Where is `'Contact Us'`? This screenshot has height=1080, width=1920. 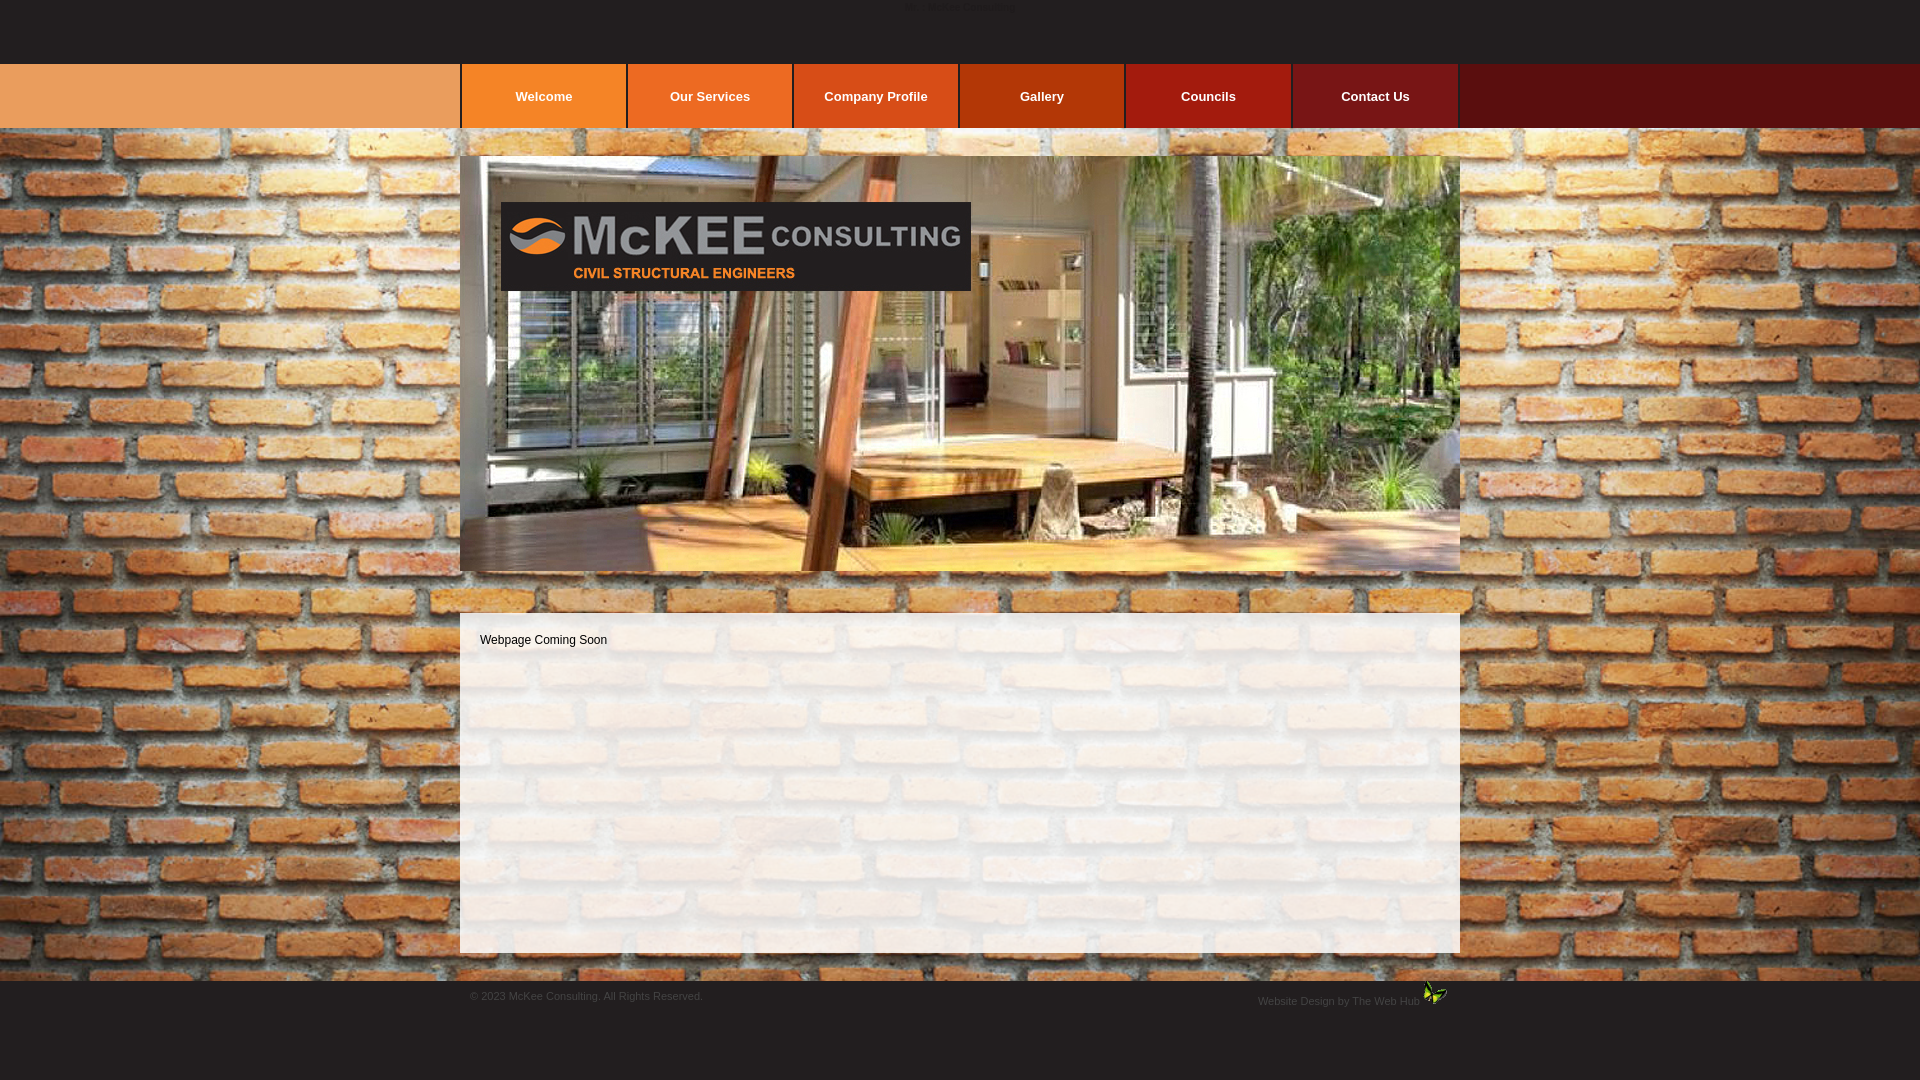 'Contact Us' is located at coordinates (1374, 96).